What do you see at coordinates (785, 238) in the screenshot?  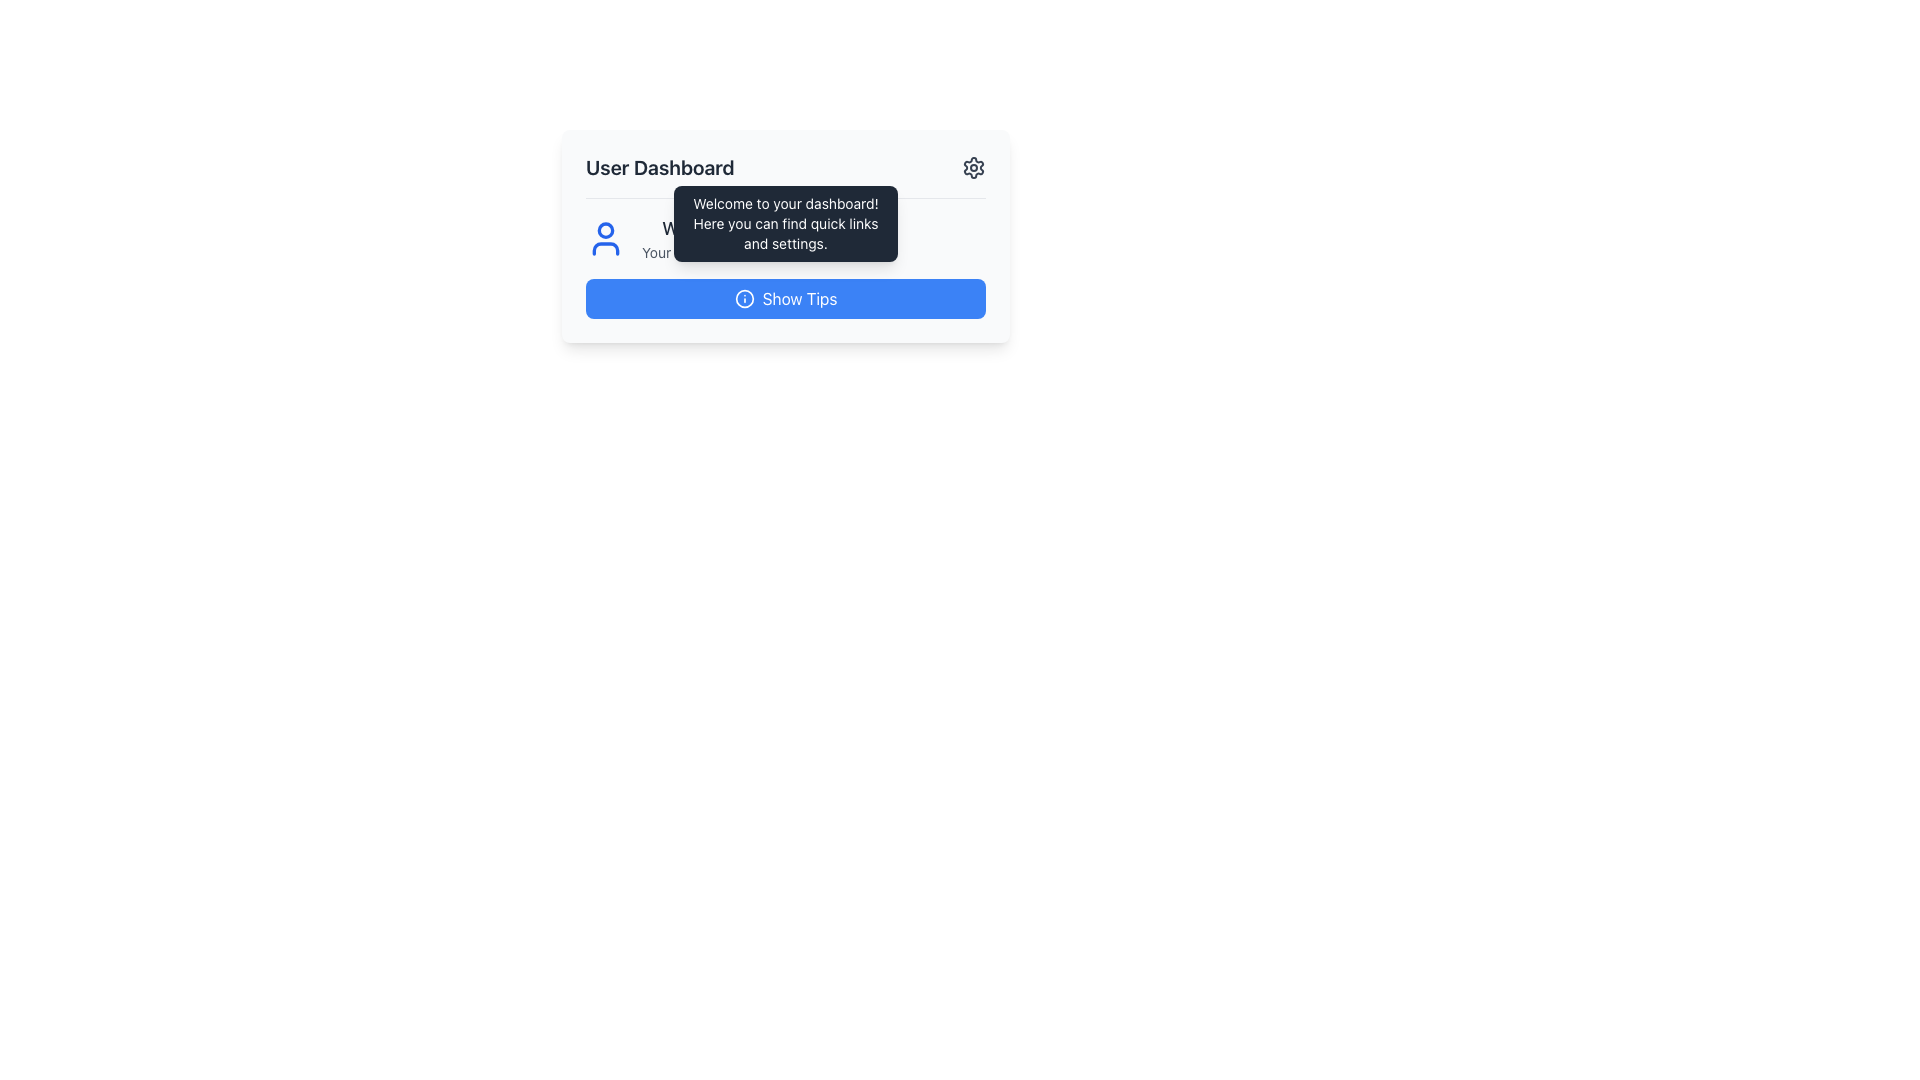 I see `the Text and Icon Group Section that displays a personalized greeting and last login information, located in the User Dashboard below the header and above the Show Tips button` at bounding box center [785, 238].